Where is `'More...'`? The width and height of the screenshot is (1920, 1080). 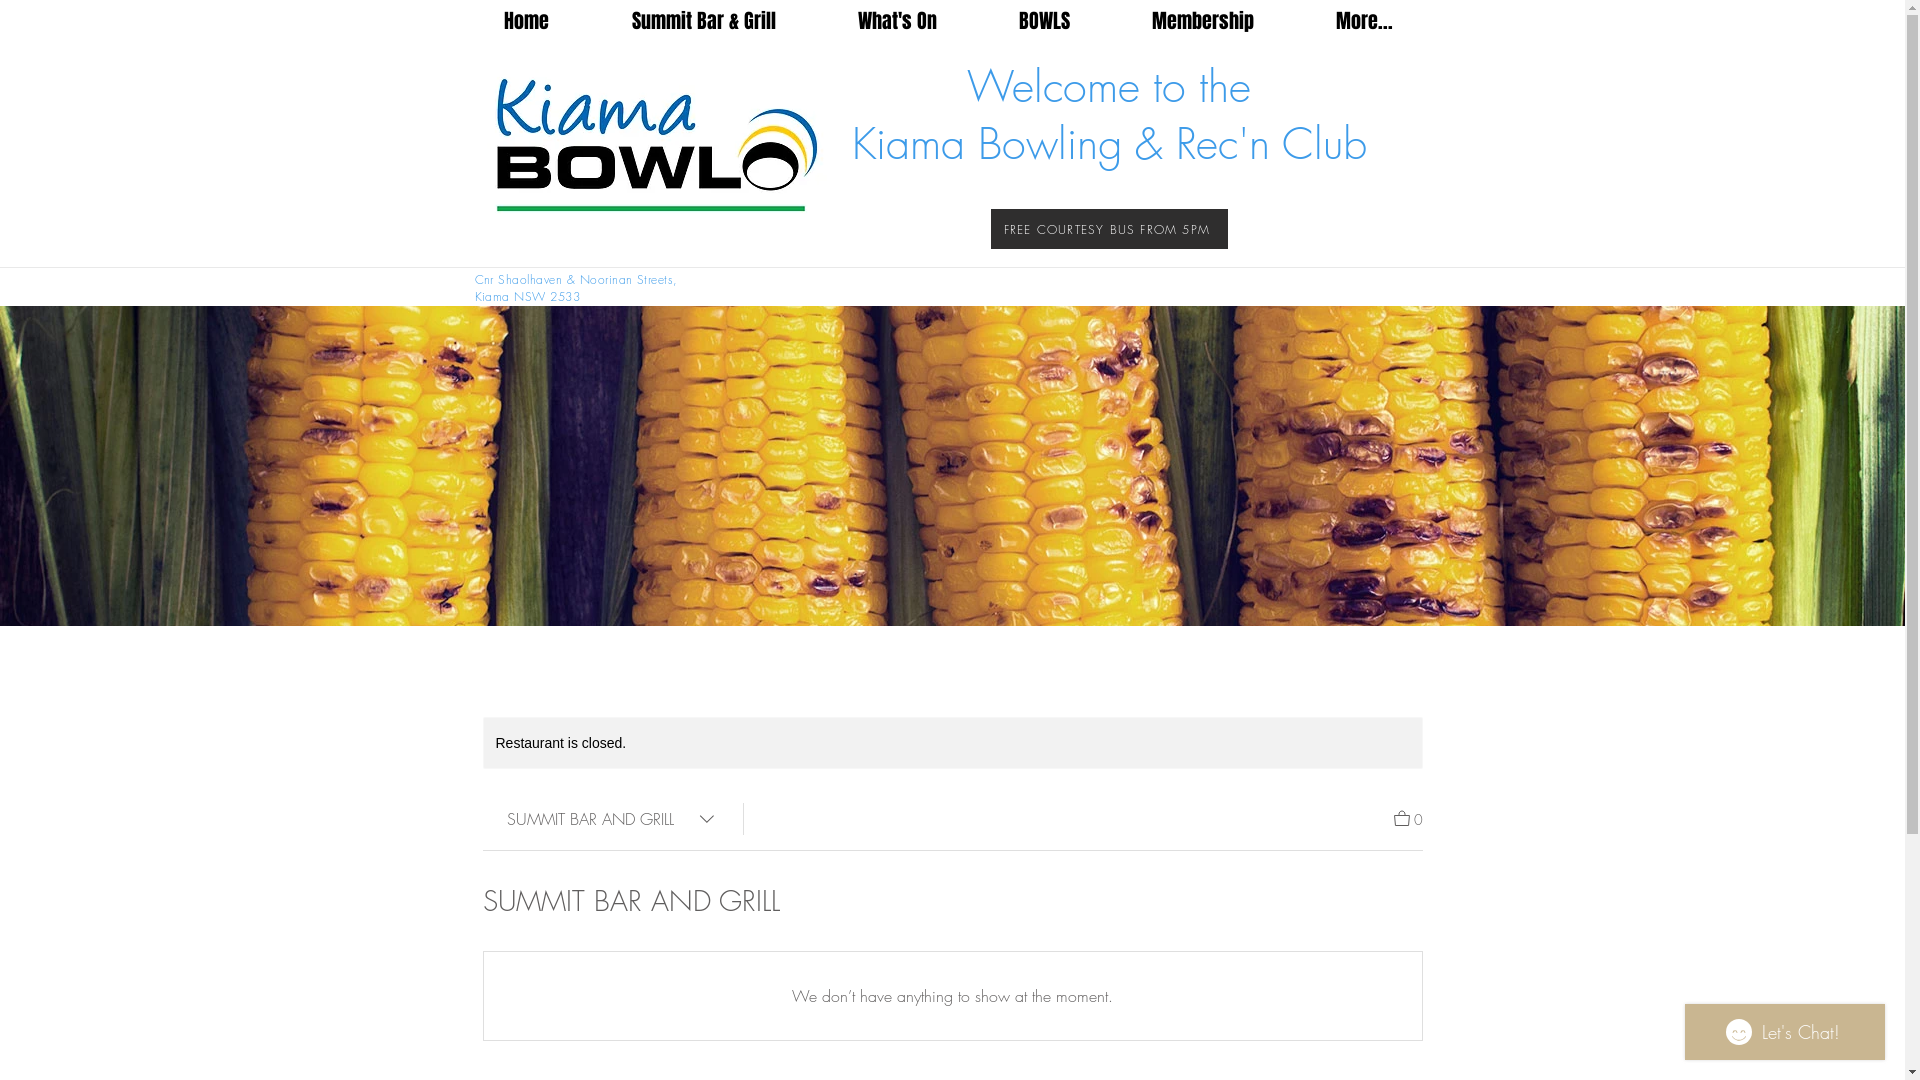
'More...' is located at coordinates (1362, 21).